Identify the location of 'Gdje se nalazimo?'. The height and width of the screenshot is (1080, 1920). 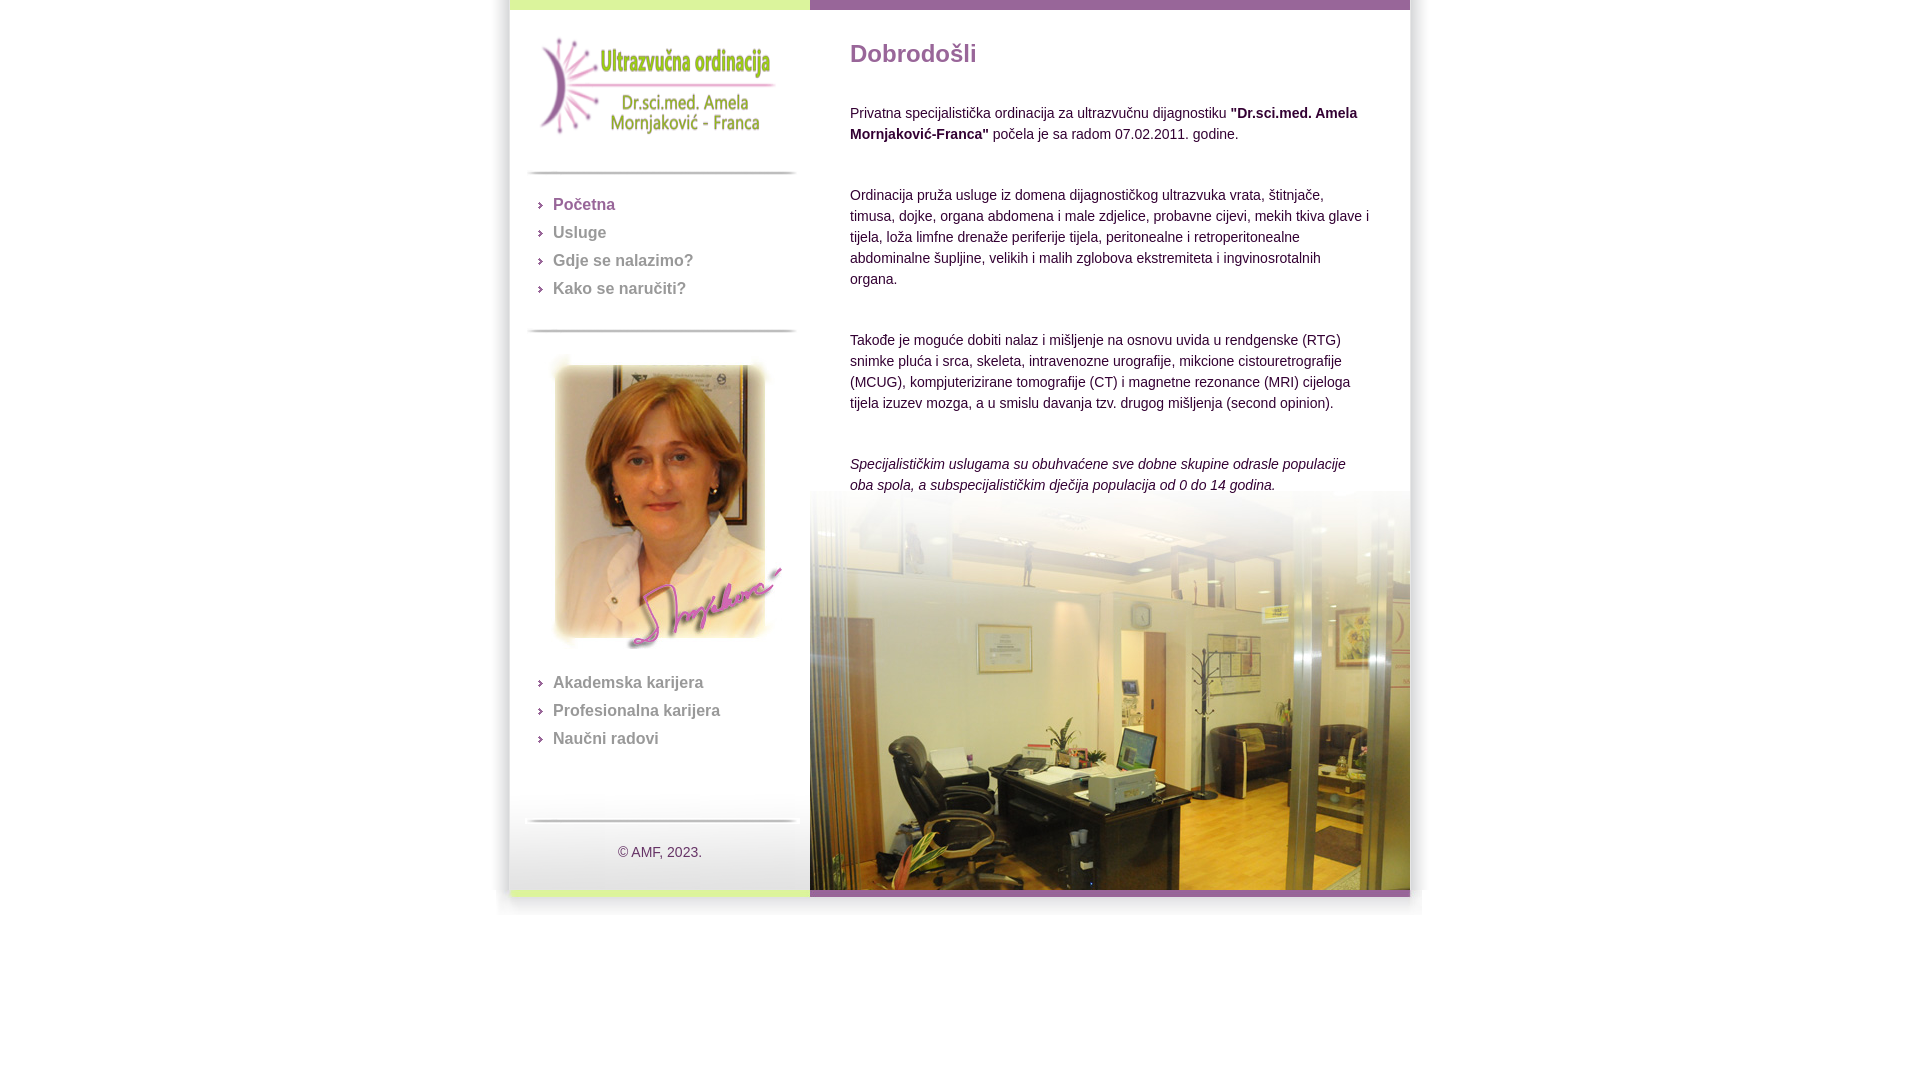
(622, 259).